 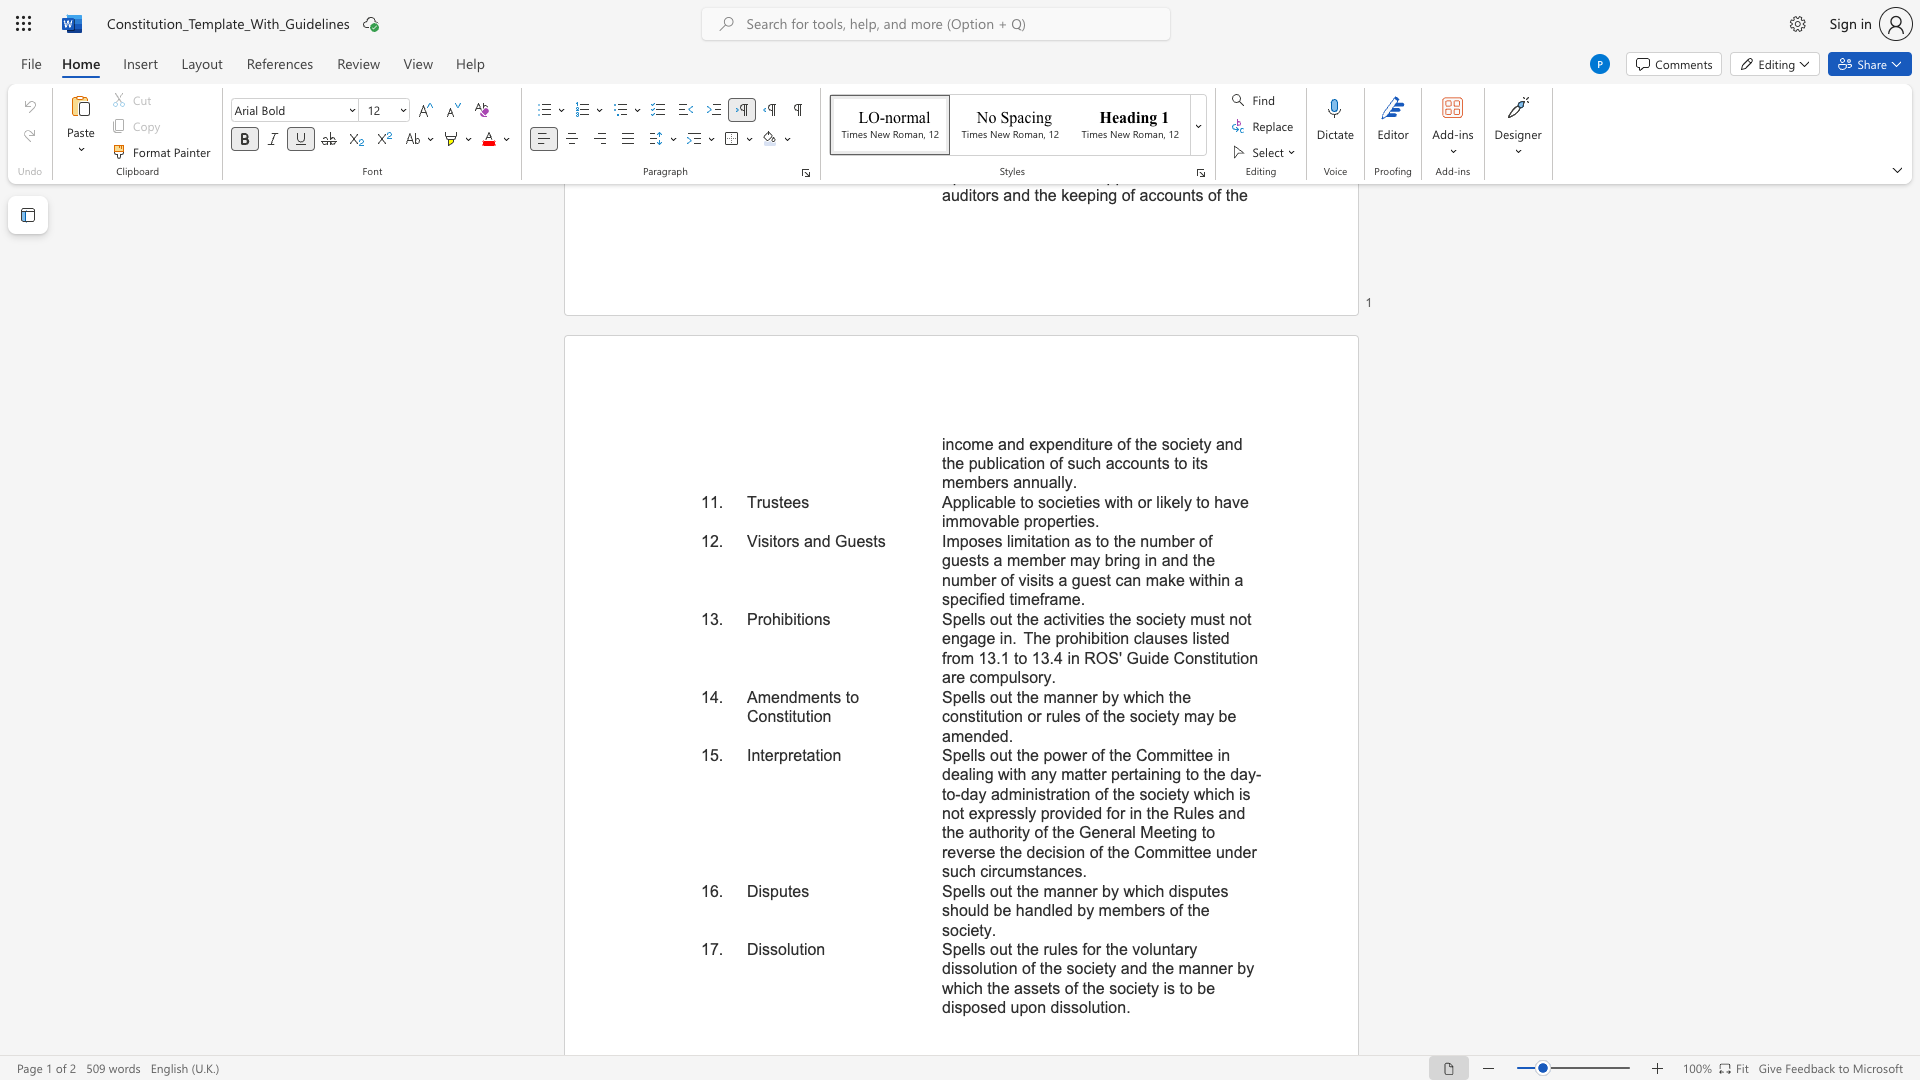 What do you see at coordinates (1055, 890) in the screenshot?
I see `the subset text "anner by which disputes should be handle" within the text "Spells out the manner by which disputes should be handled by members of the society."` at bounding box center [1055, 890].